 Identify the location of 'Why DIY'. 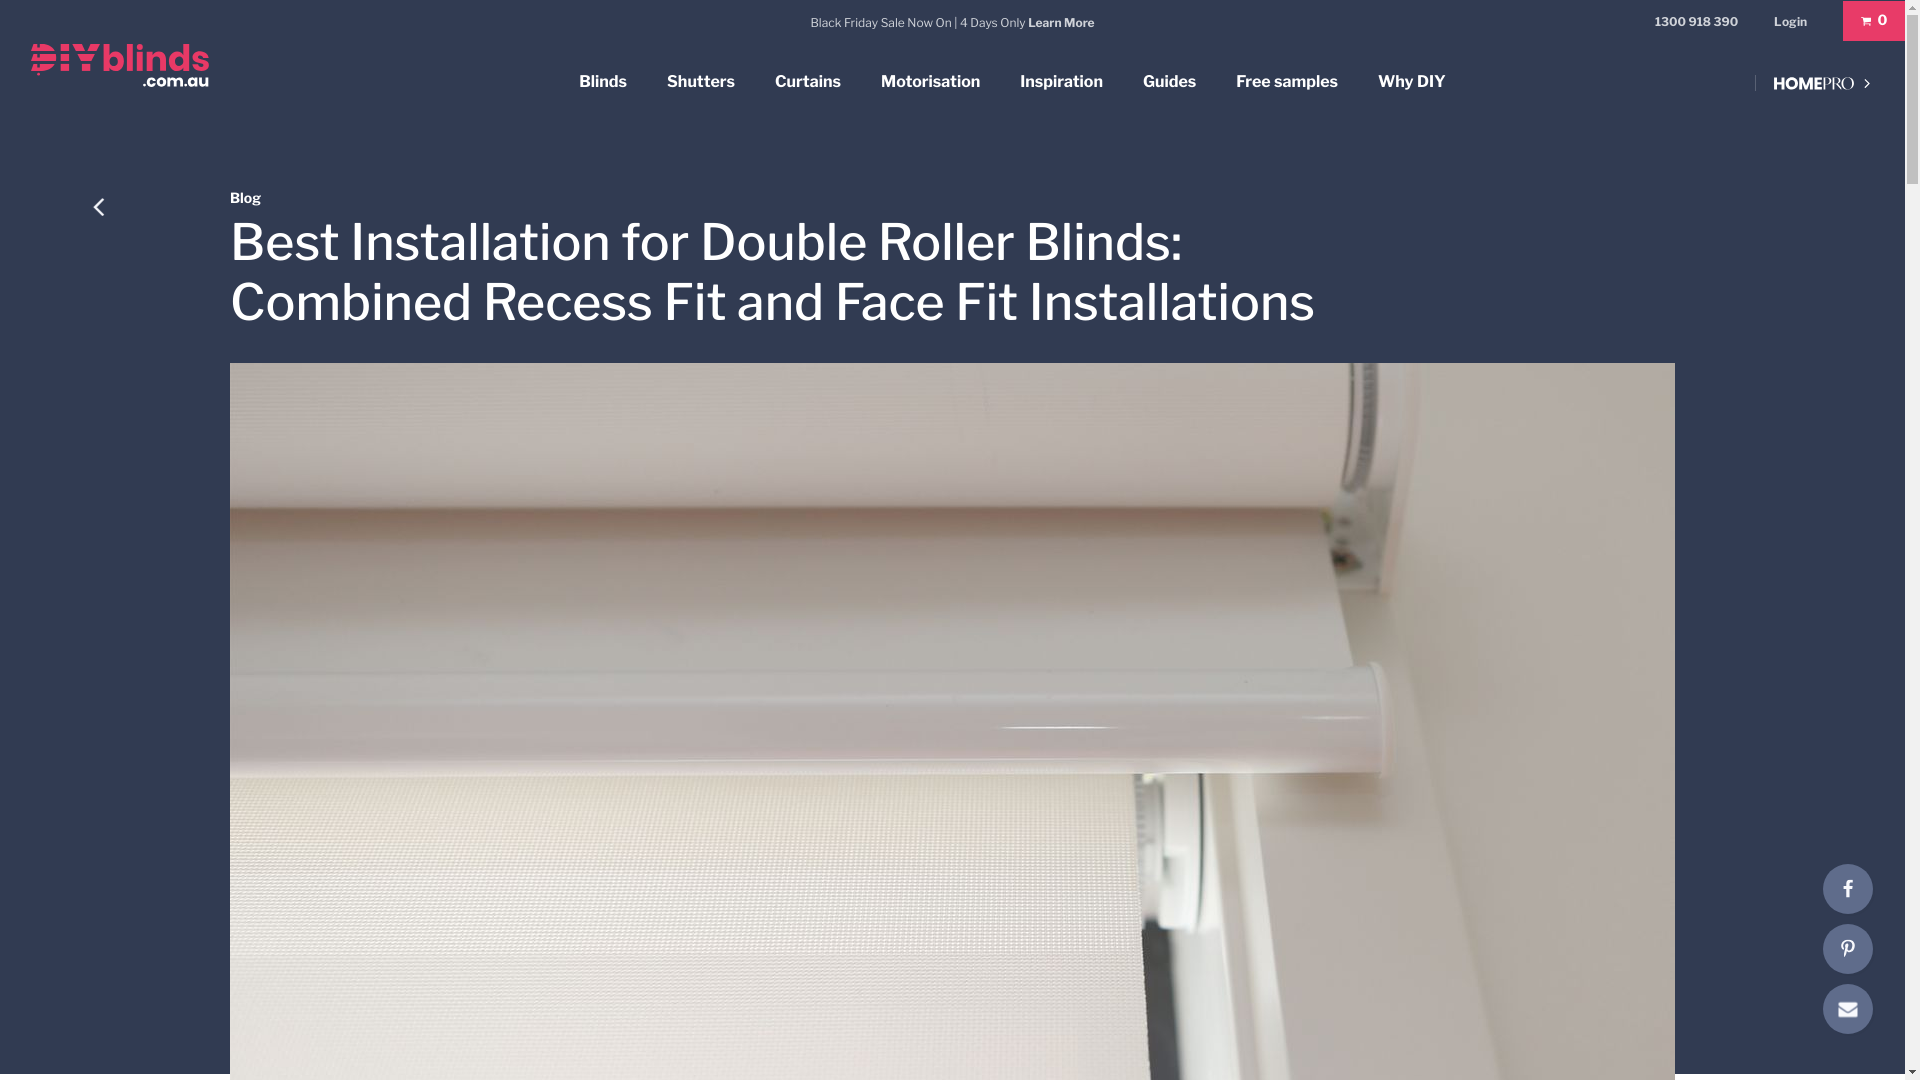
(1410, 81).